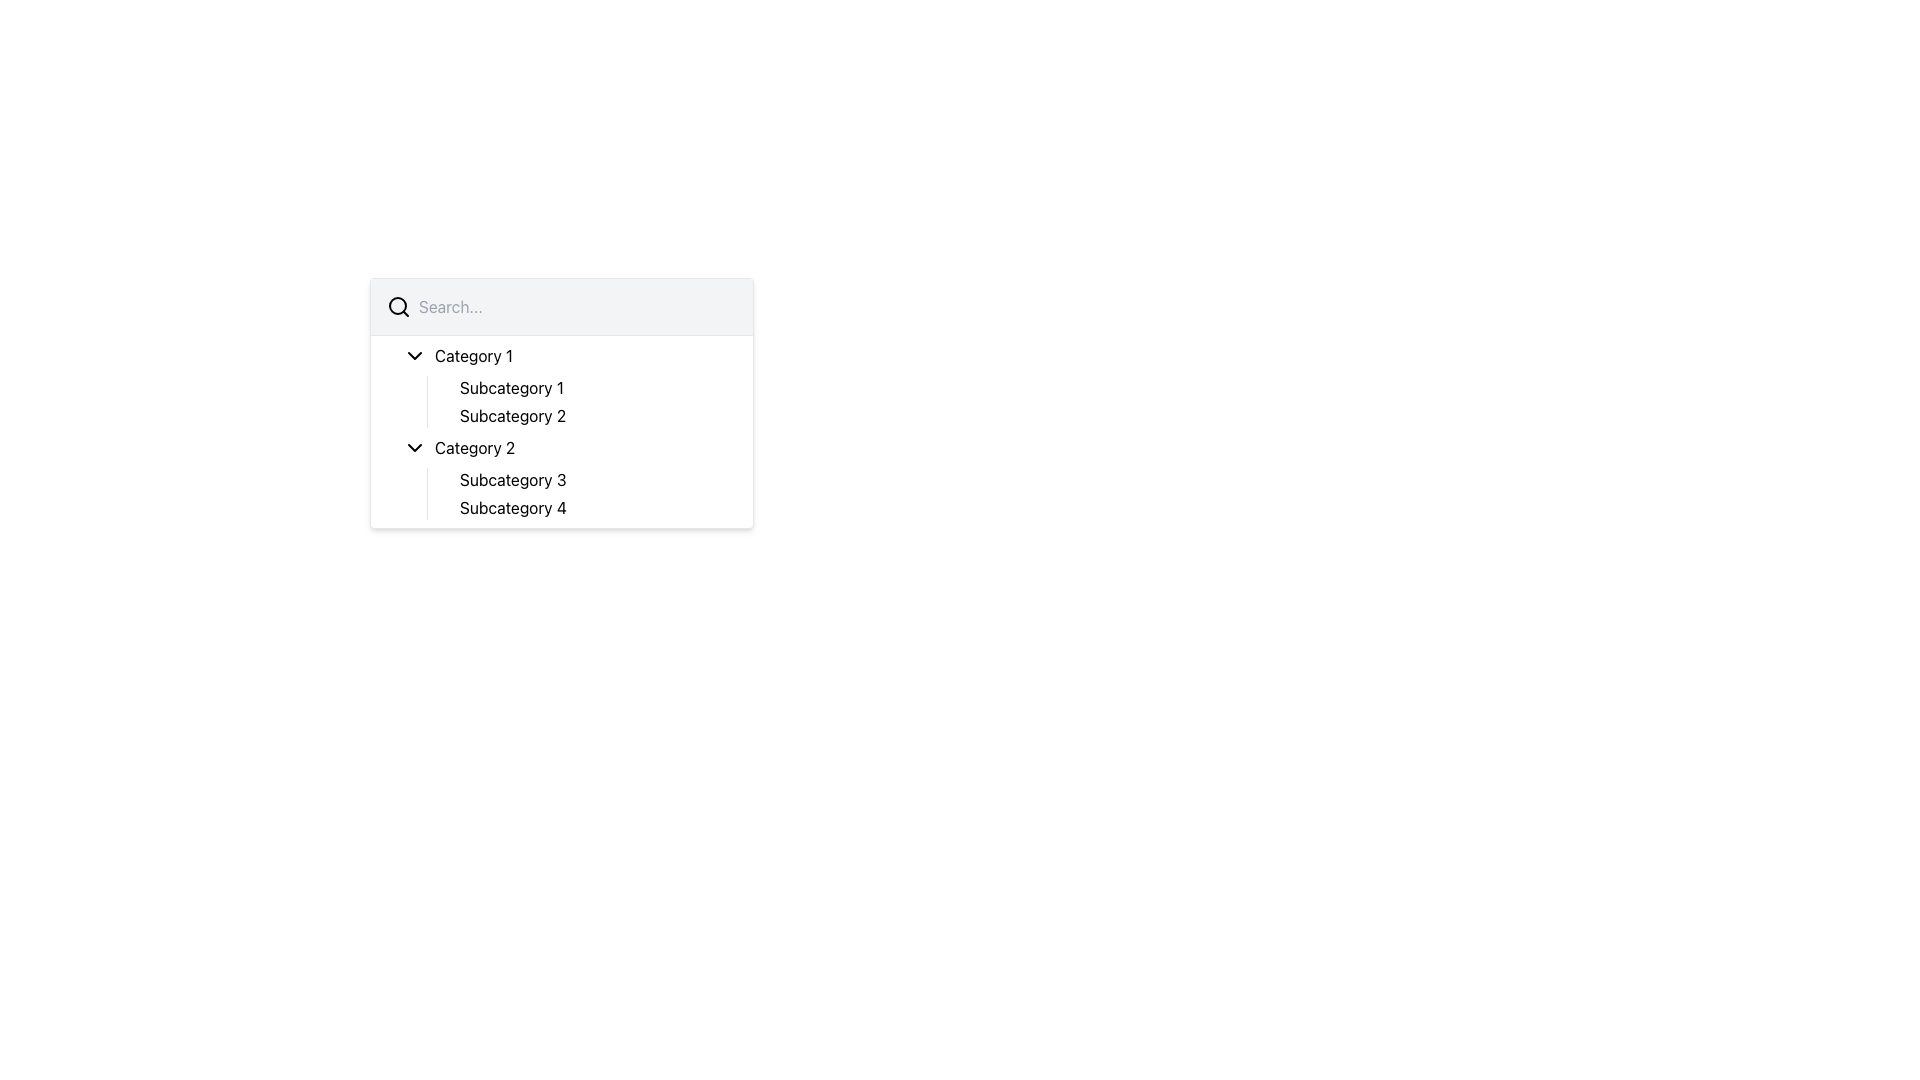  I want to click on the text label displaying 'Subcategory 4', which is styled in black font on a white background and has a small circular red bullet adjacent to it, so click(597, 507).